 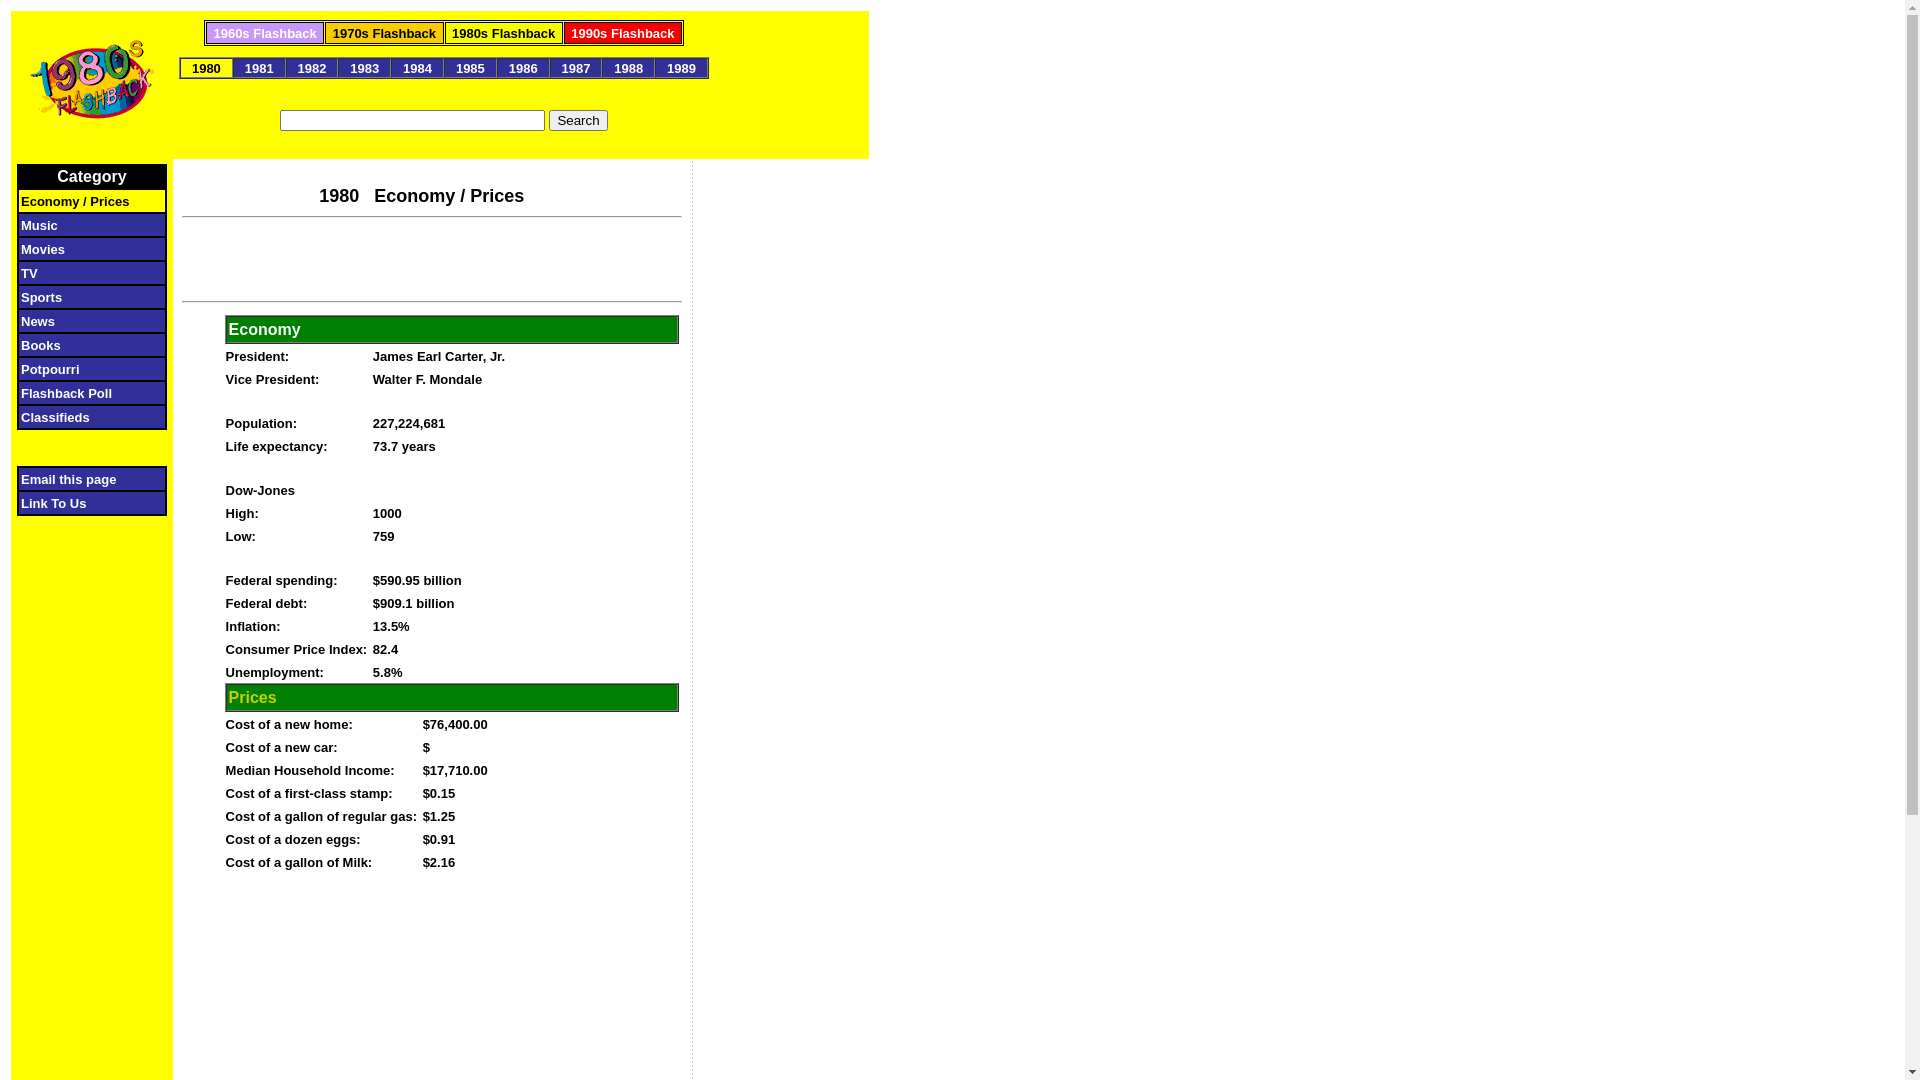 What do you see at coordinates (20, 296) in the screenshot?
I see `'Sports                       '` at bounding box center [20, 296].